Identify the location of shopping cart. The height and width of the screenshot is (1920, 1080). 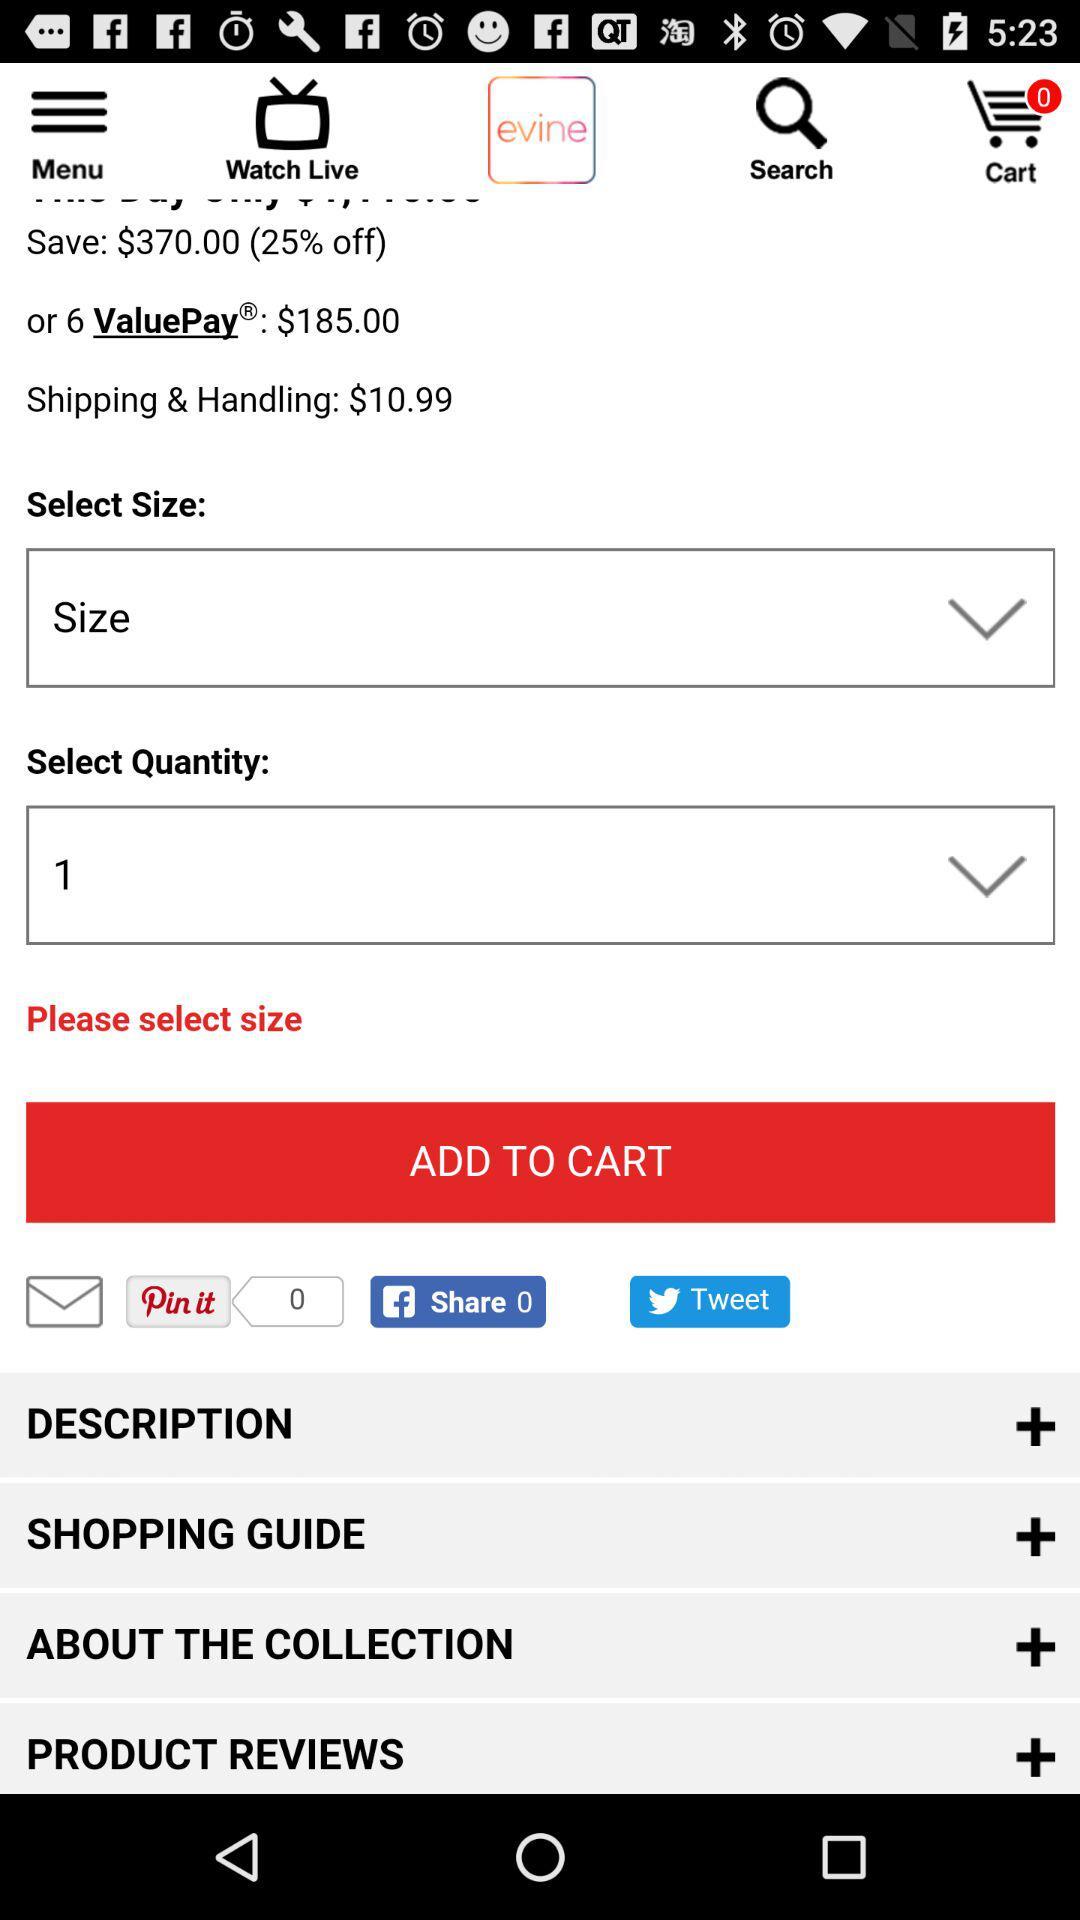
(1010, 130).